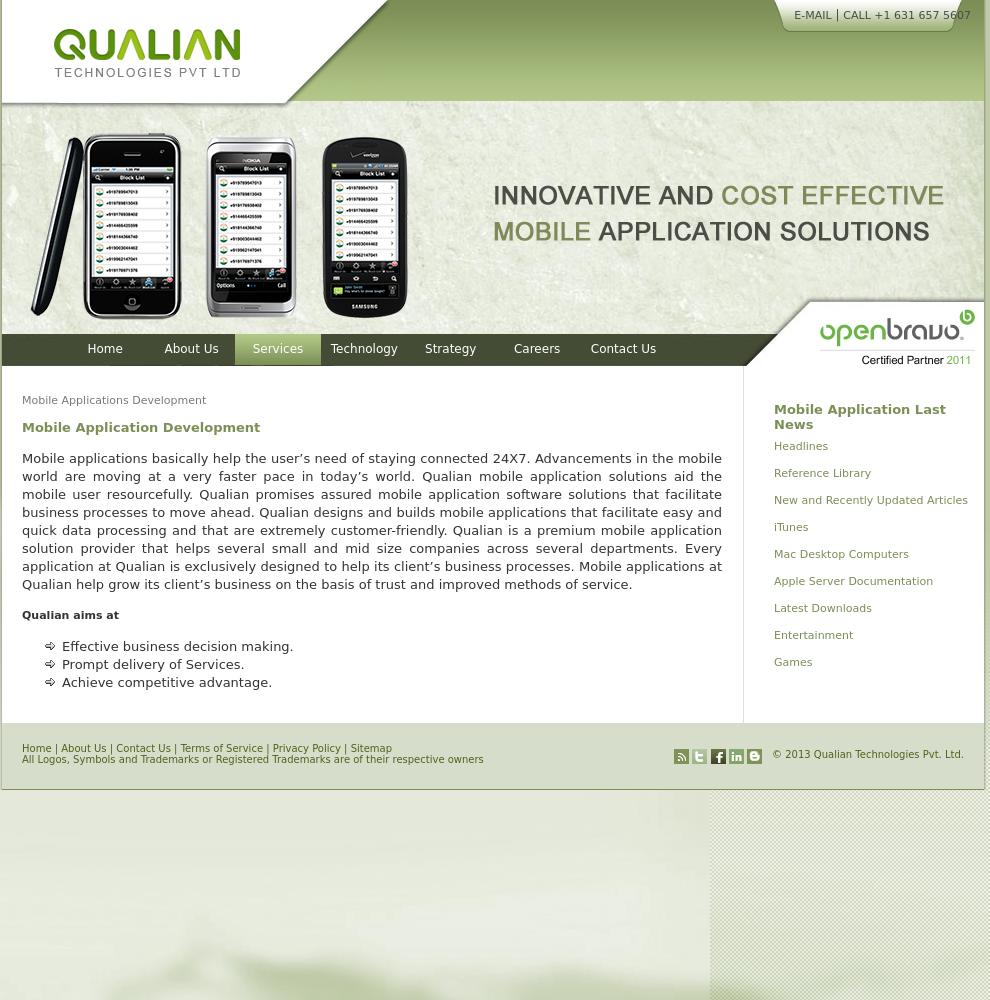 This screenshot has height=1000, width=990. I want to click on 'Effective business decision making.', so click(61, 645).